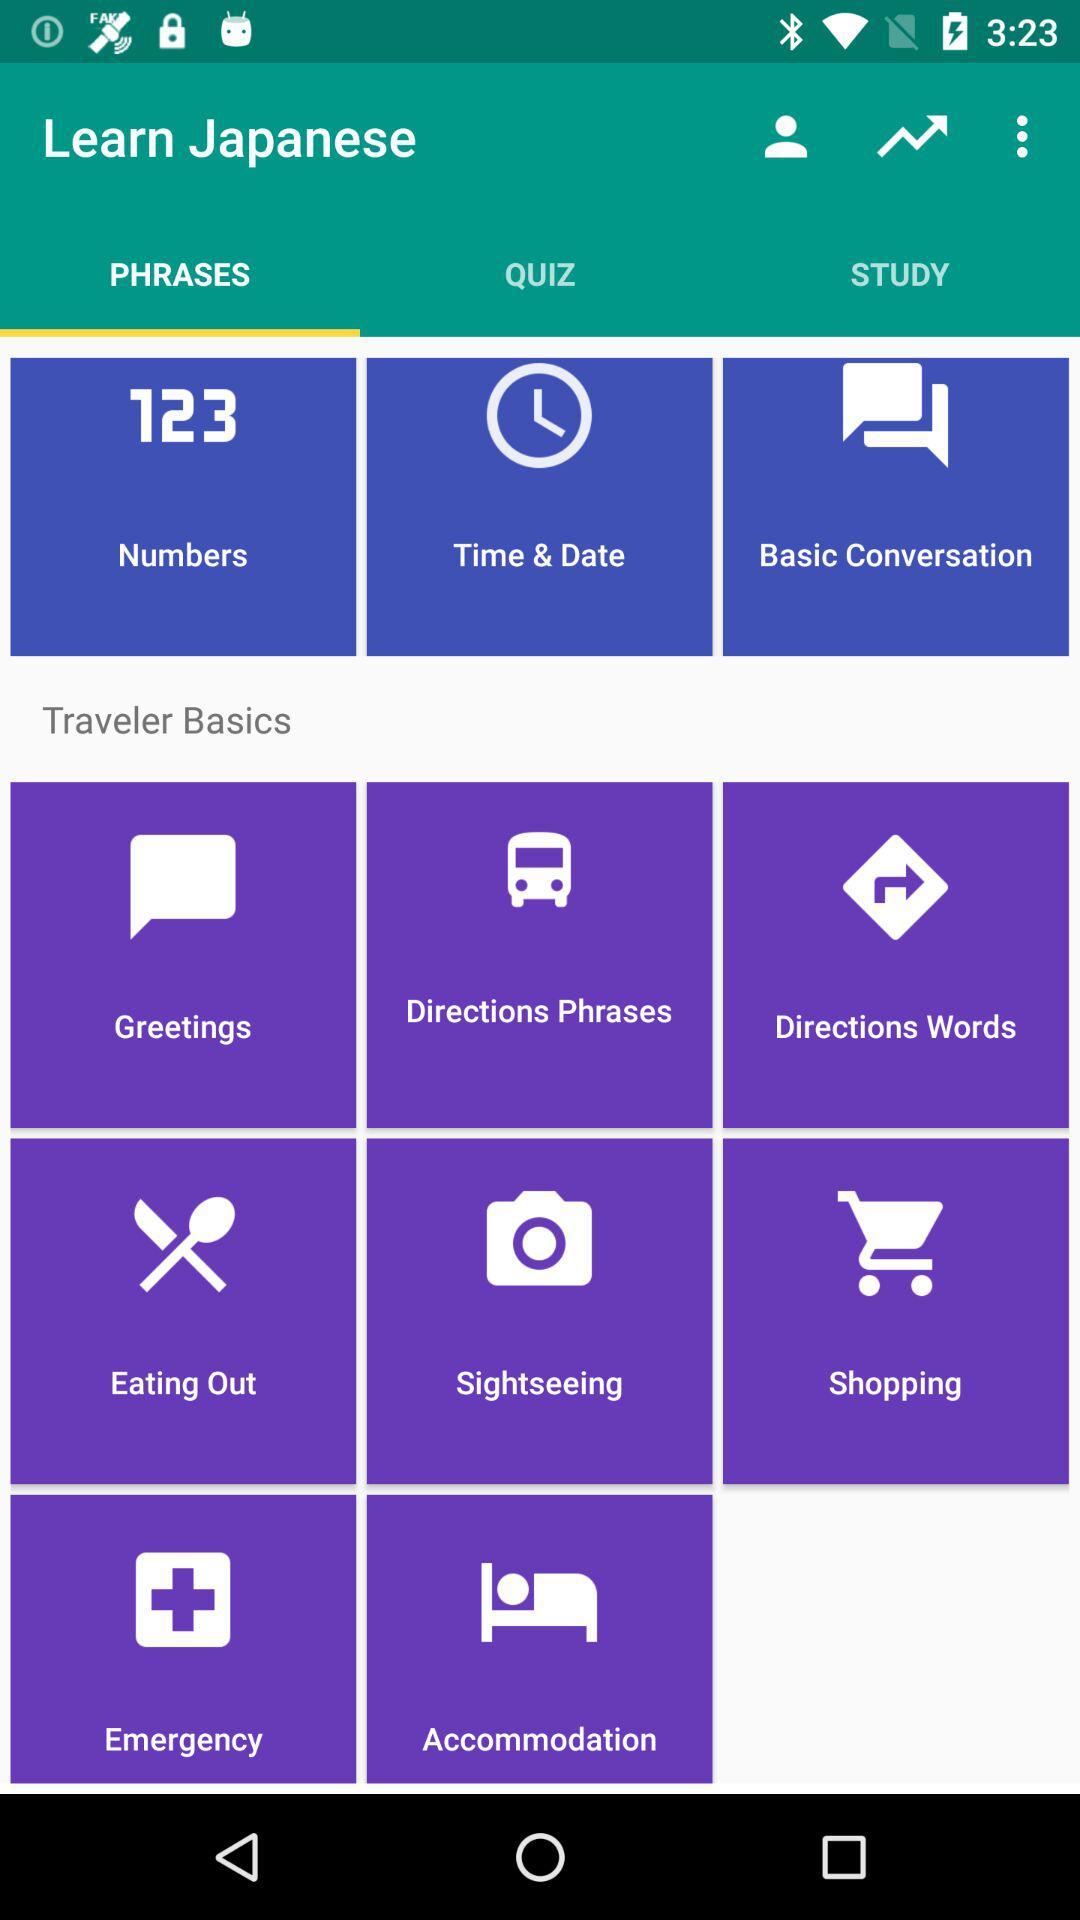 The height and width of the screenshot is (1920, 1080). Describe the element at coordinates (540, 272) in the screenshot. I see `quiz` at that location.